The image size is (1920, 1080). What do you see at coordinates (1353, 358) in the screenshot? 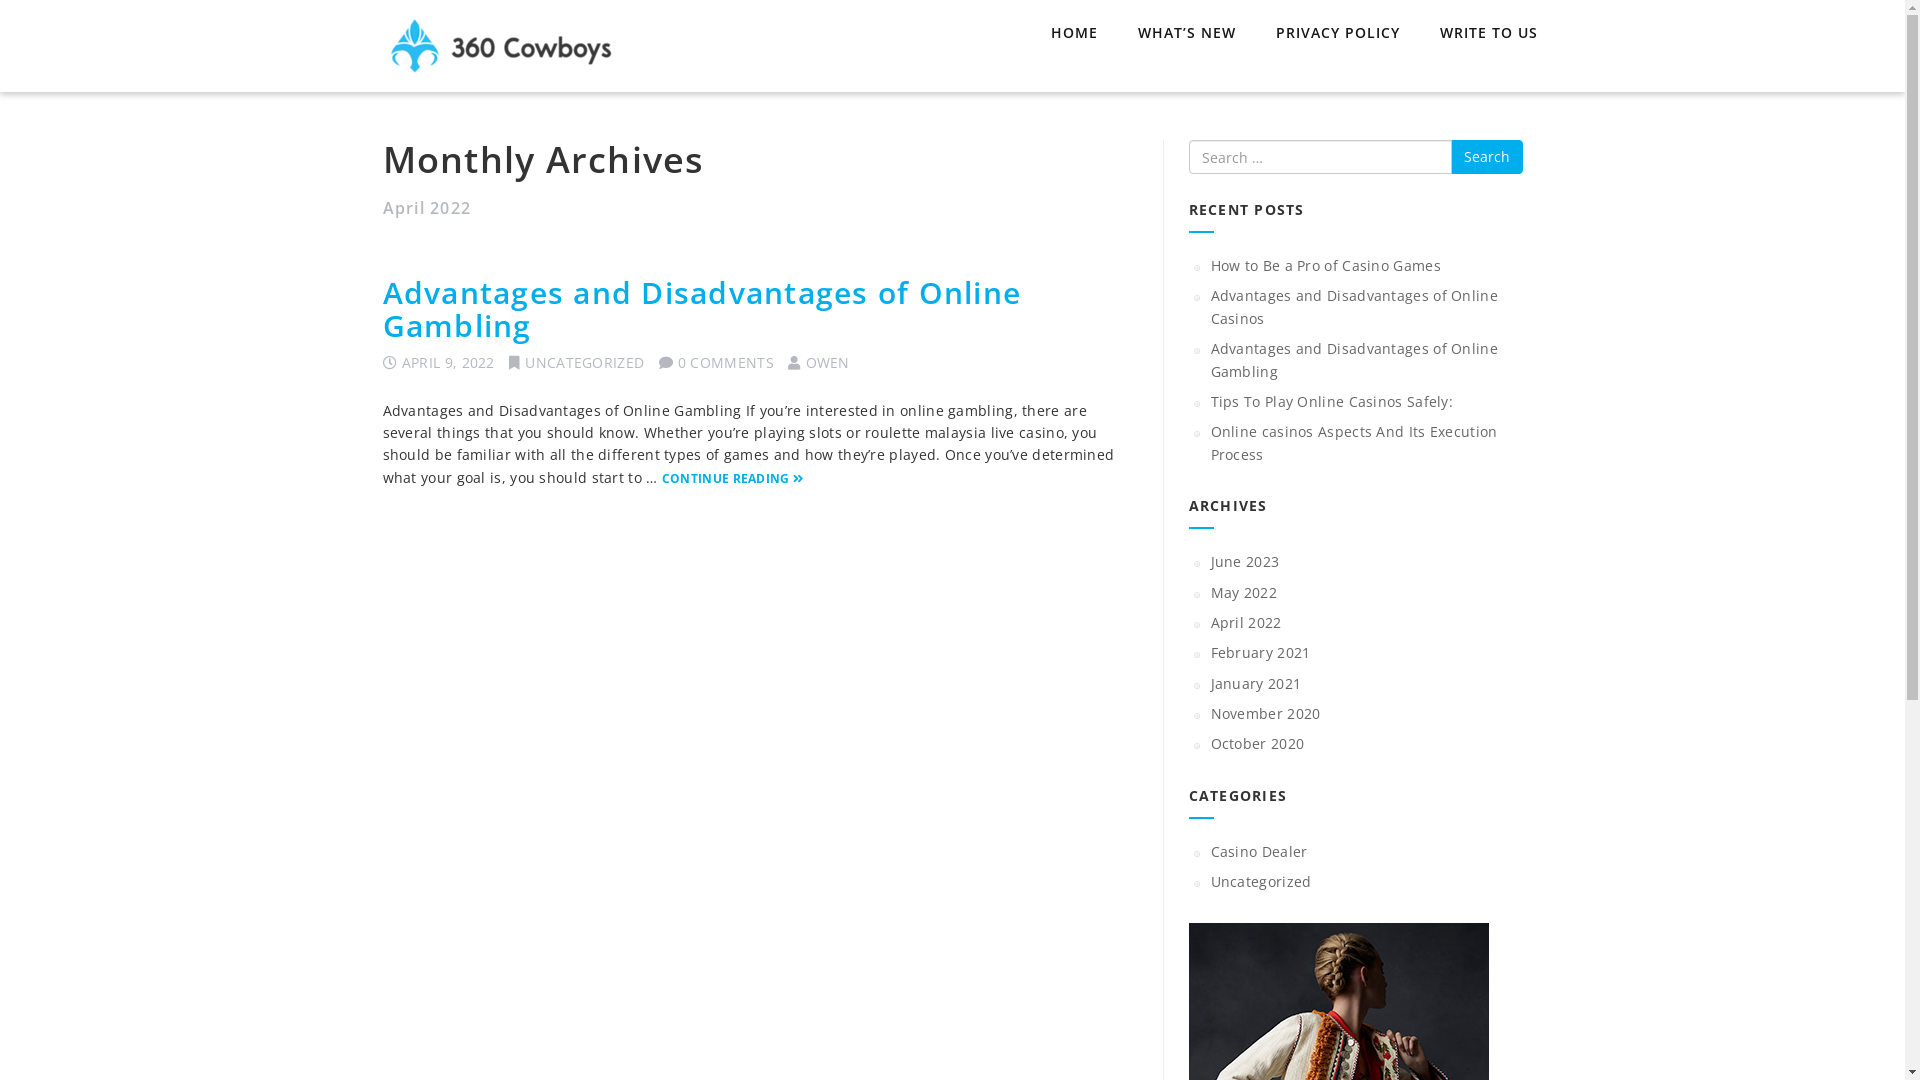
I see `'Advantages and Disadvantages of Online Gambling'` at bounding box center [1353, 358].